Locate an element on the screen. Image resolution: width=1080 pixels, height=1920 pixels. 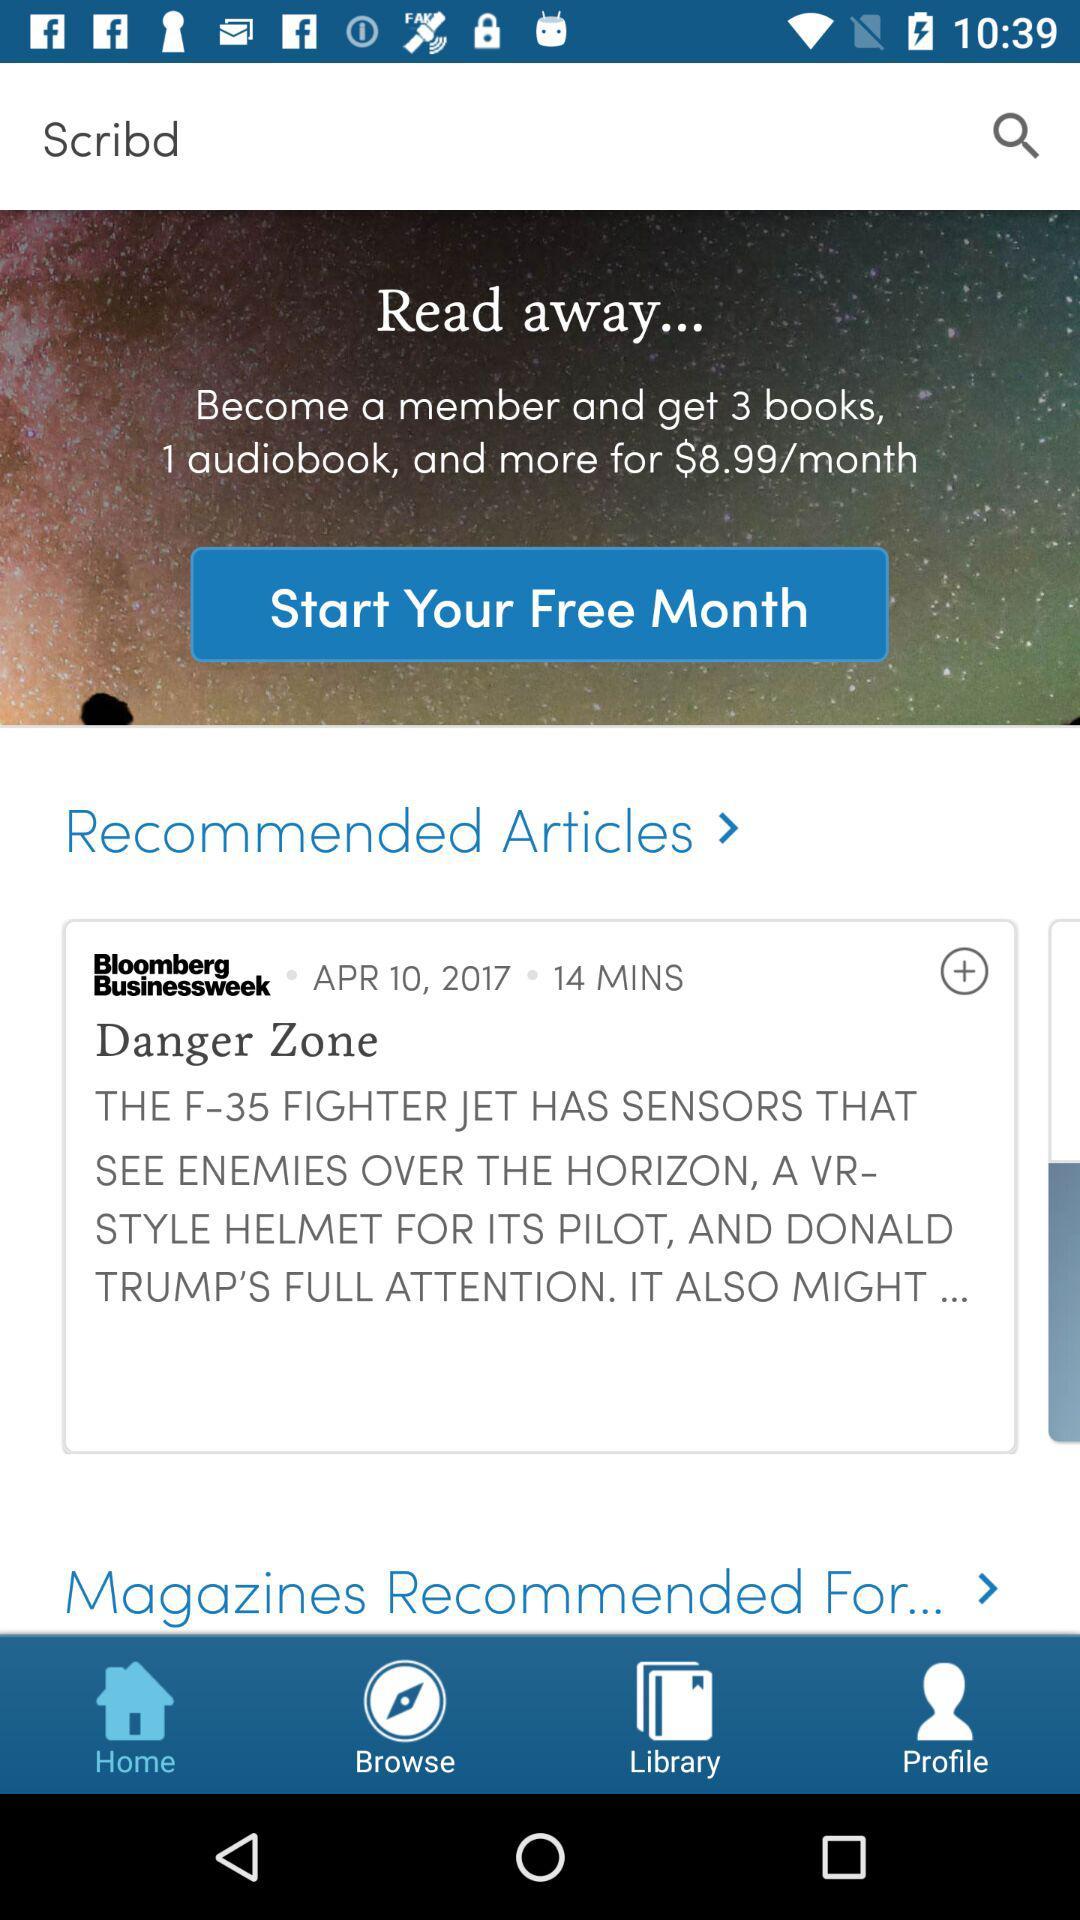
start your free is located at coordinates (538, 603).